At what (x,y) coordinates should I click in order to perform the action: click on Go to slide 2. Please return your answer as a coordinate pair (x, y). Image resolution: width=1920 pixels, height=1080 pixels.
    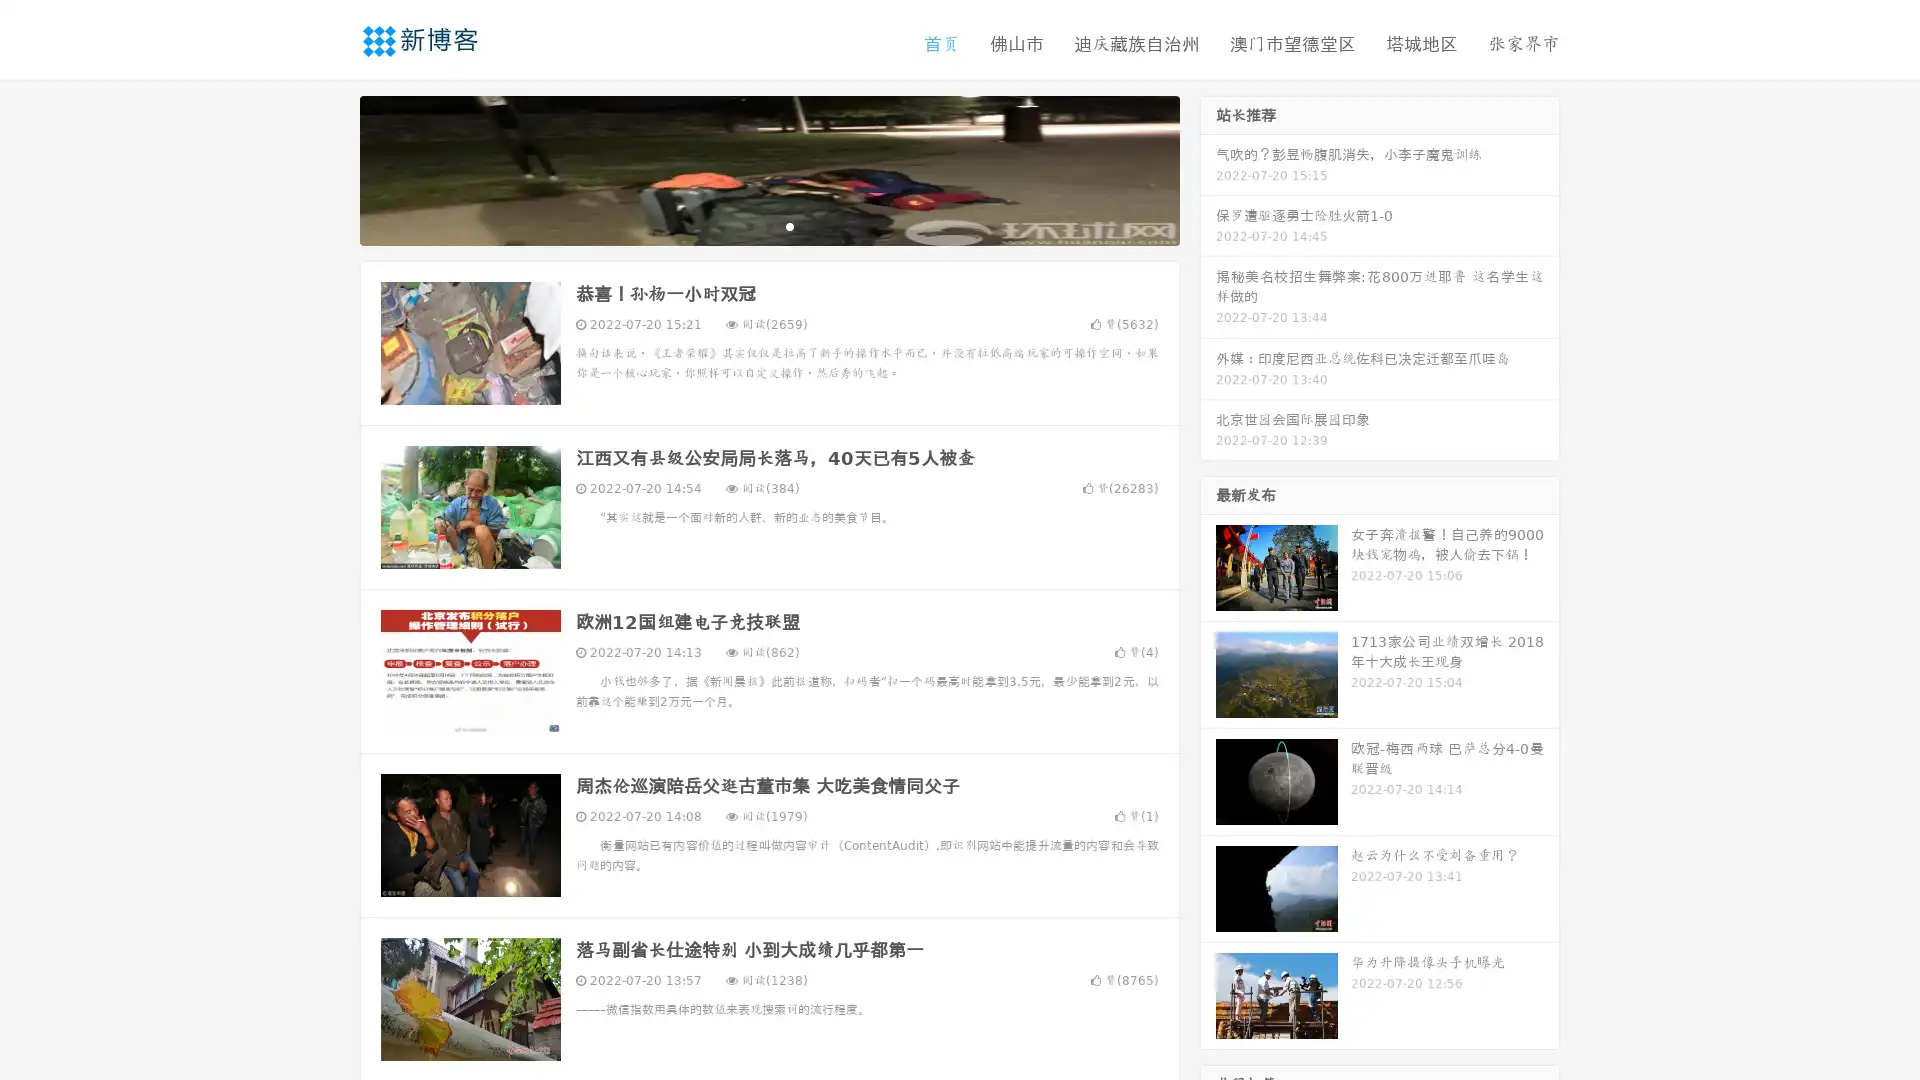
    Looking at the image, I should click on (768, 225).